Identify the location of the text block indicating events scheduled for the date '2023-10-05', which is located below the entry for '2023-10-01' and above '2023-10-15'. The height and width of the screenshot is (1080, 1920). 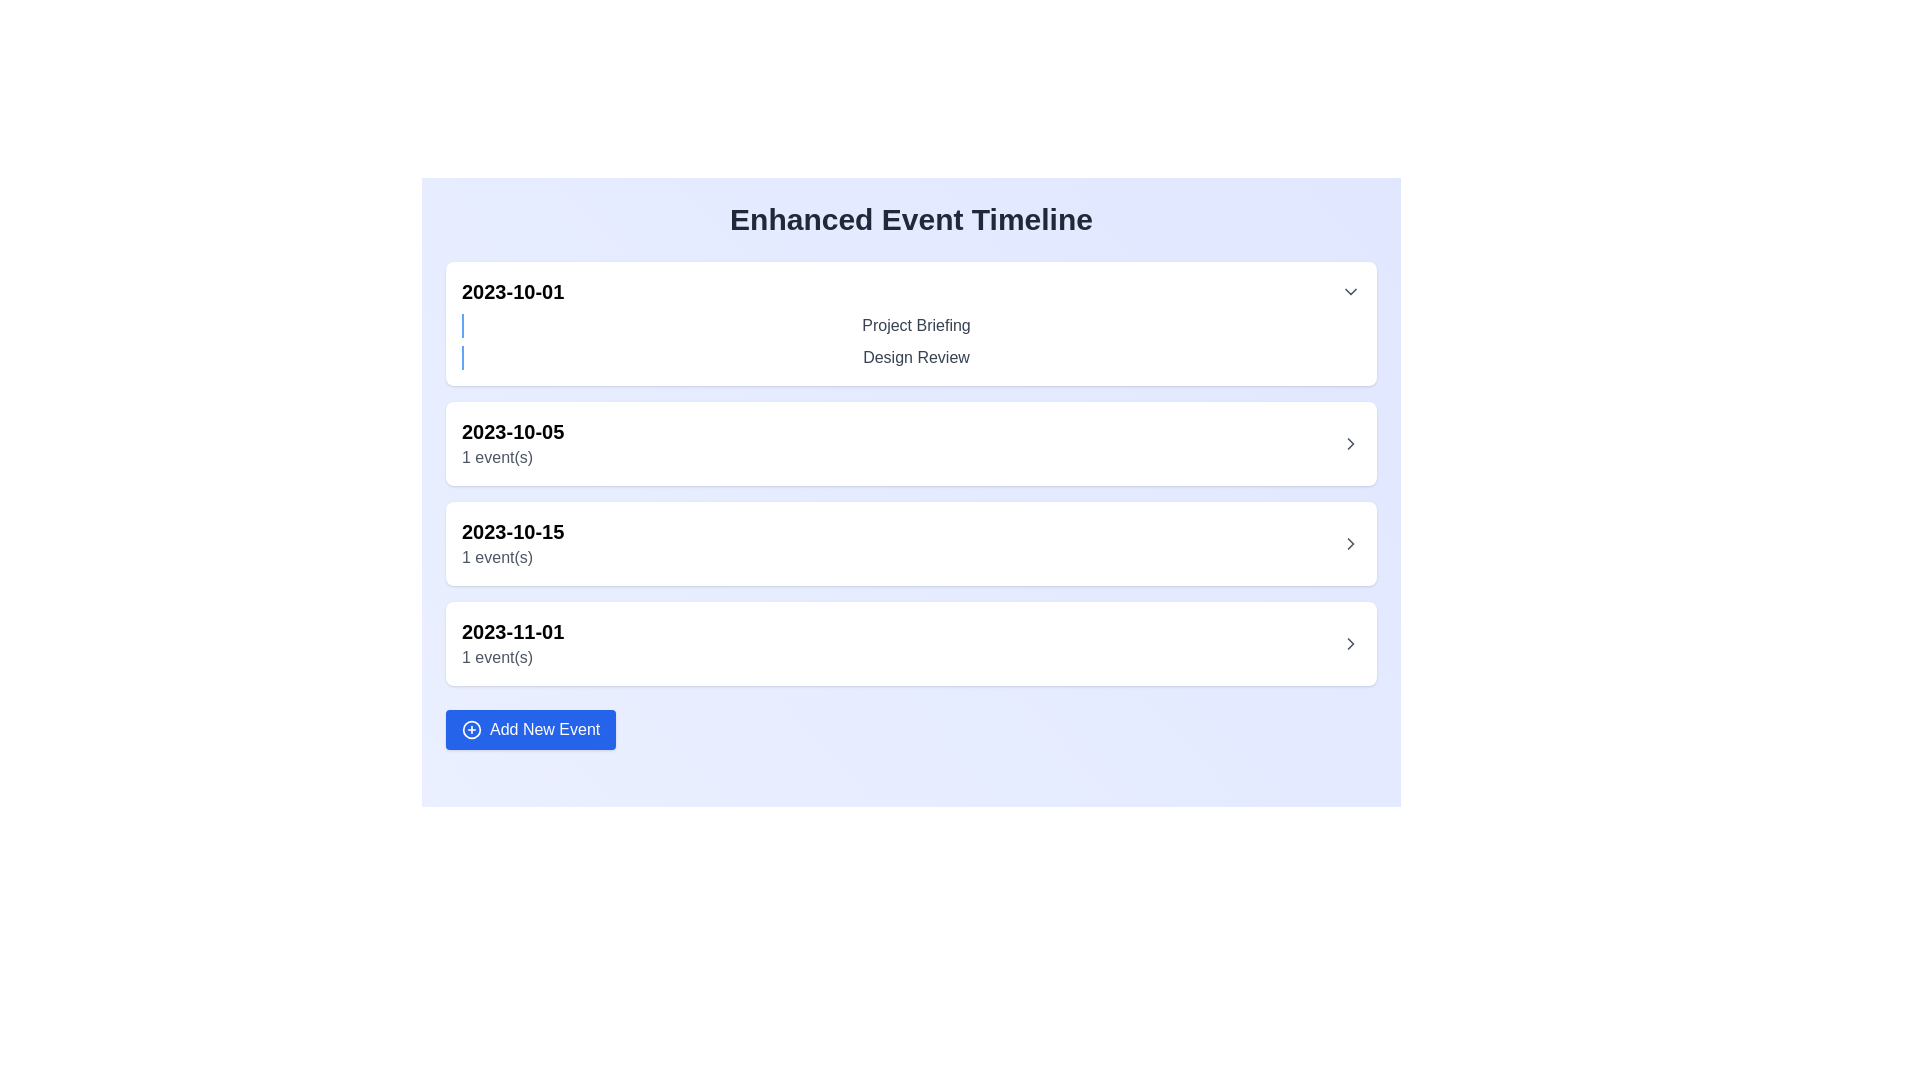
(513, 442).